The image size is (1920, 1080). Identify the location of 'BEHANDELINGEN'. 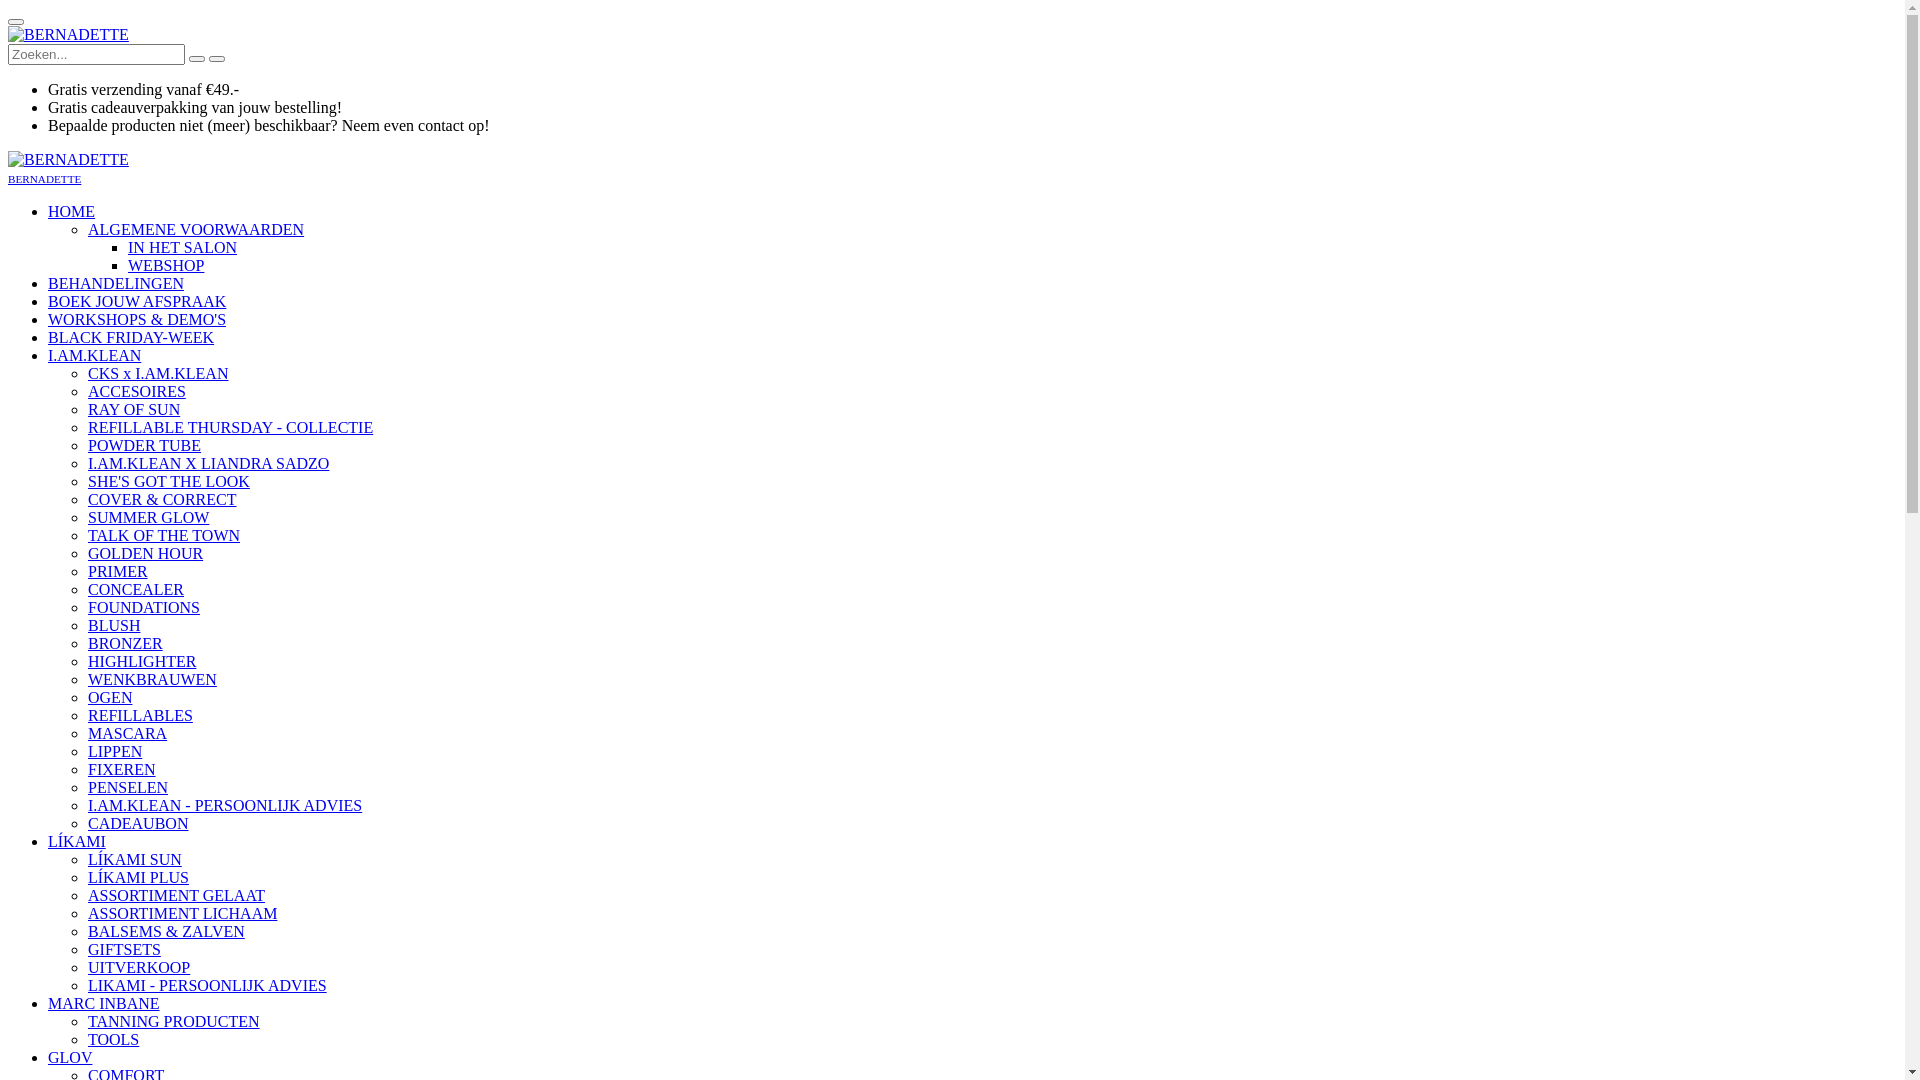
(114, 283).